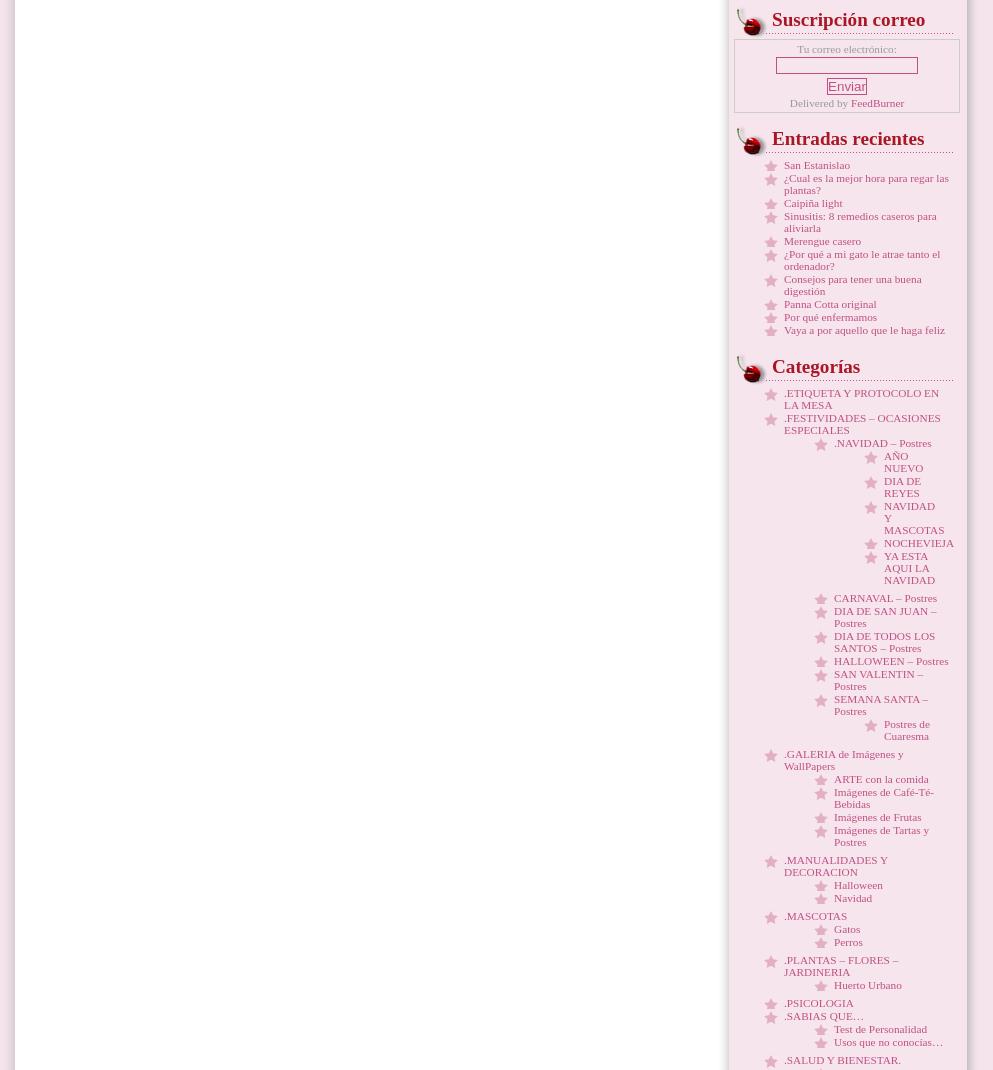  I want to click on 'Huerto Urbano', so click(866, 985).